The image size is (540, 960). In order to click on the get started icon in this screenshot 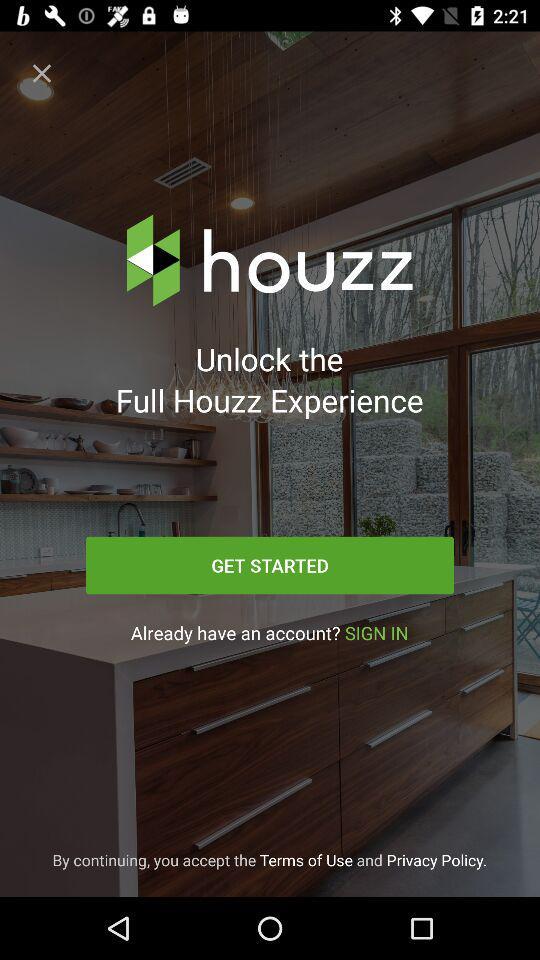, I will do `click(270, 565)`.